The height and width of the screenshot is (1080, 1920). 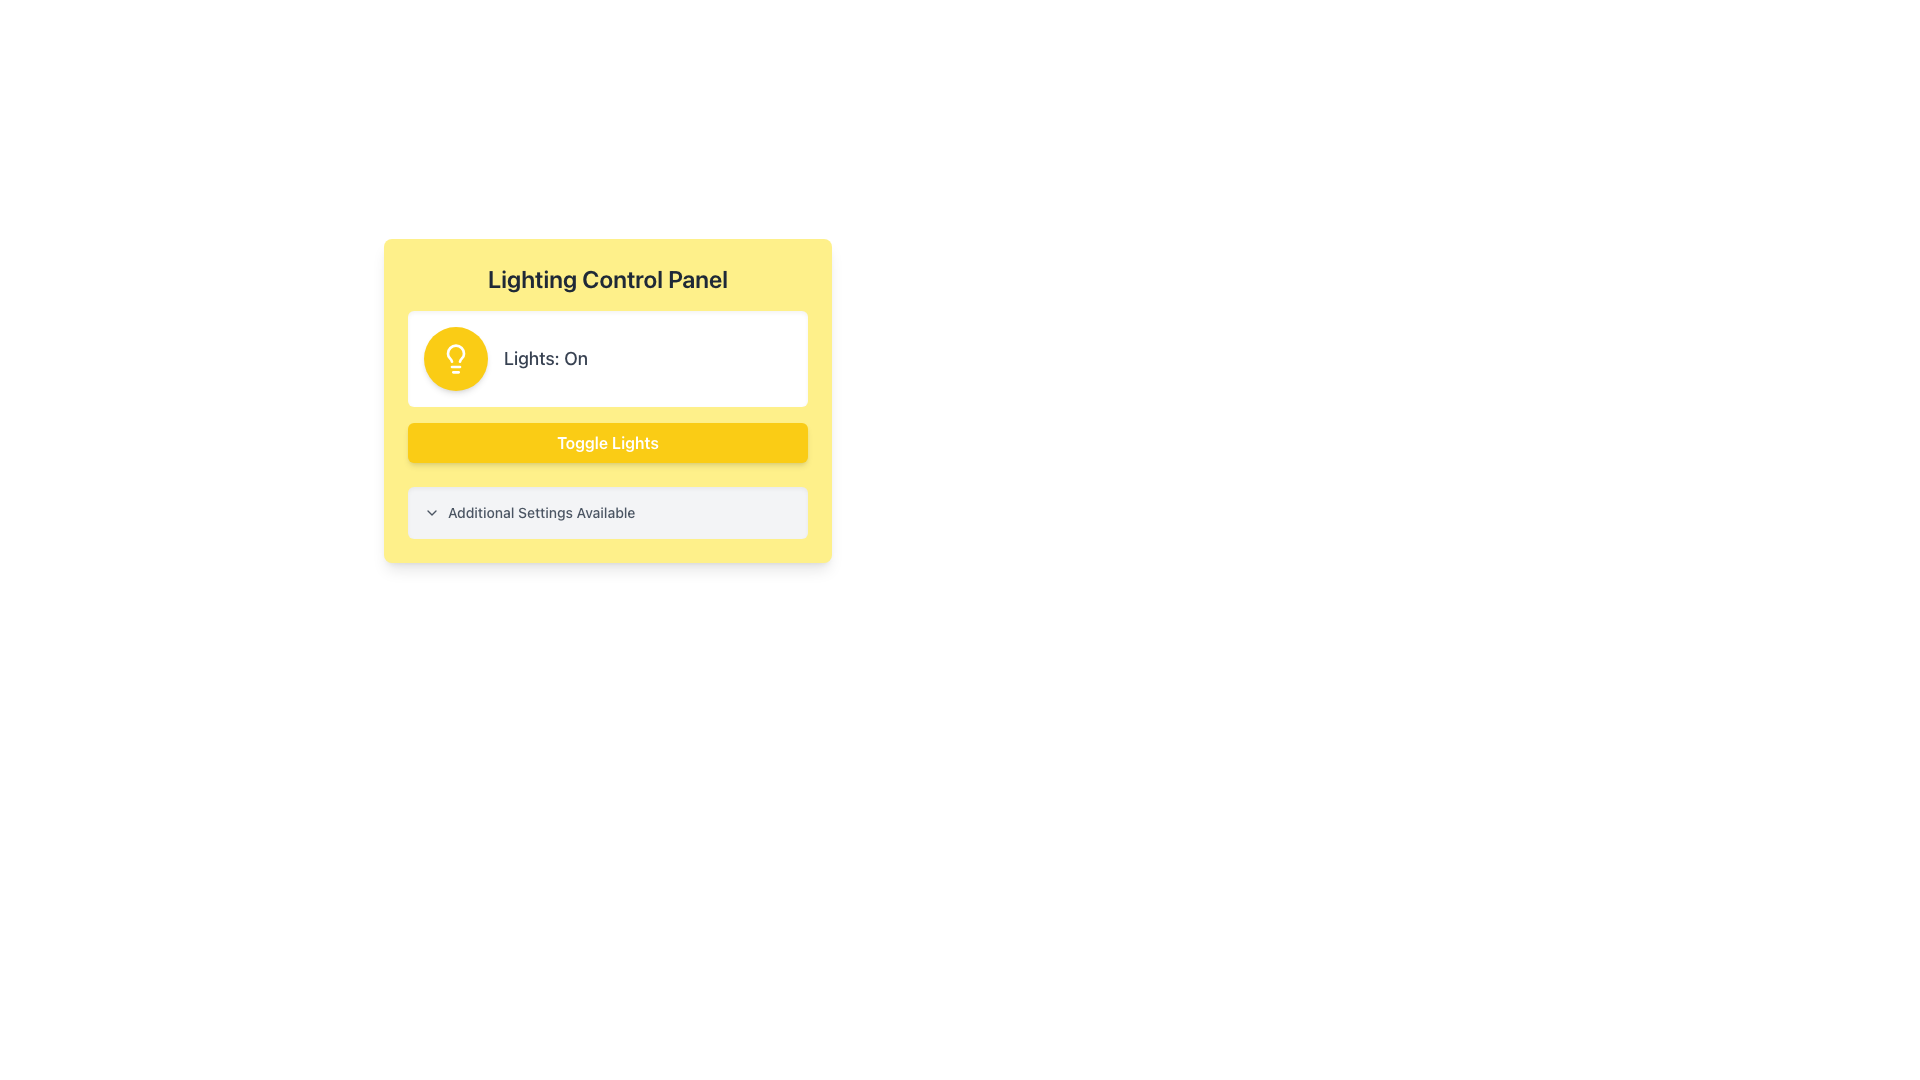 What do you see at coordinates (455, 357) in the screenshot?
I see `the icon indicating the status of the lights, located to the left of the 'Lights: On' label in the 'Lighting Control Panel' interface` at bounding box center [455, 357].